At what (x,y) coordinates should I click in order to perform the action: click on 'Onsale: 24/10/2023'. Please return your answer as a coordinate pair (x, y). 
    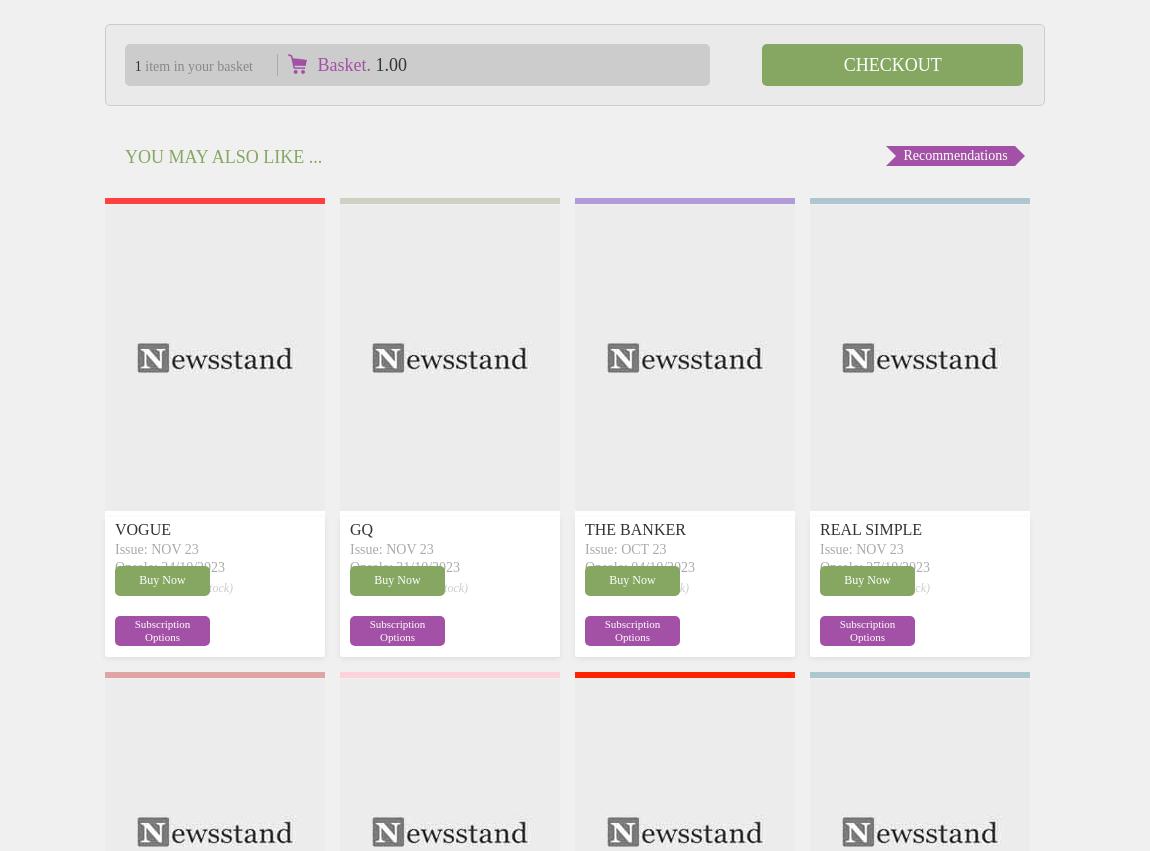
    Looking at the image, I should click on (168, 565).